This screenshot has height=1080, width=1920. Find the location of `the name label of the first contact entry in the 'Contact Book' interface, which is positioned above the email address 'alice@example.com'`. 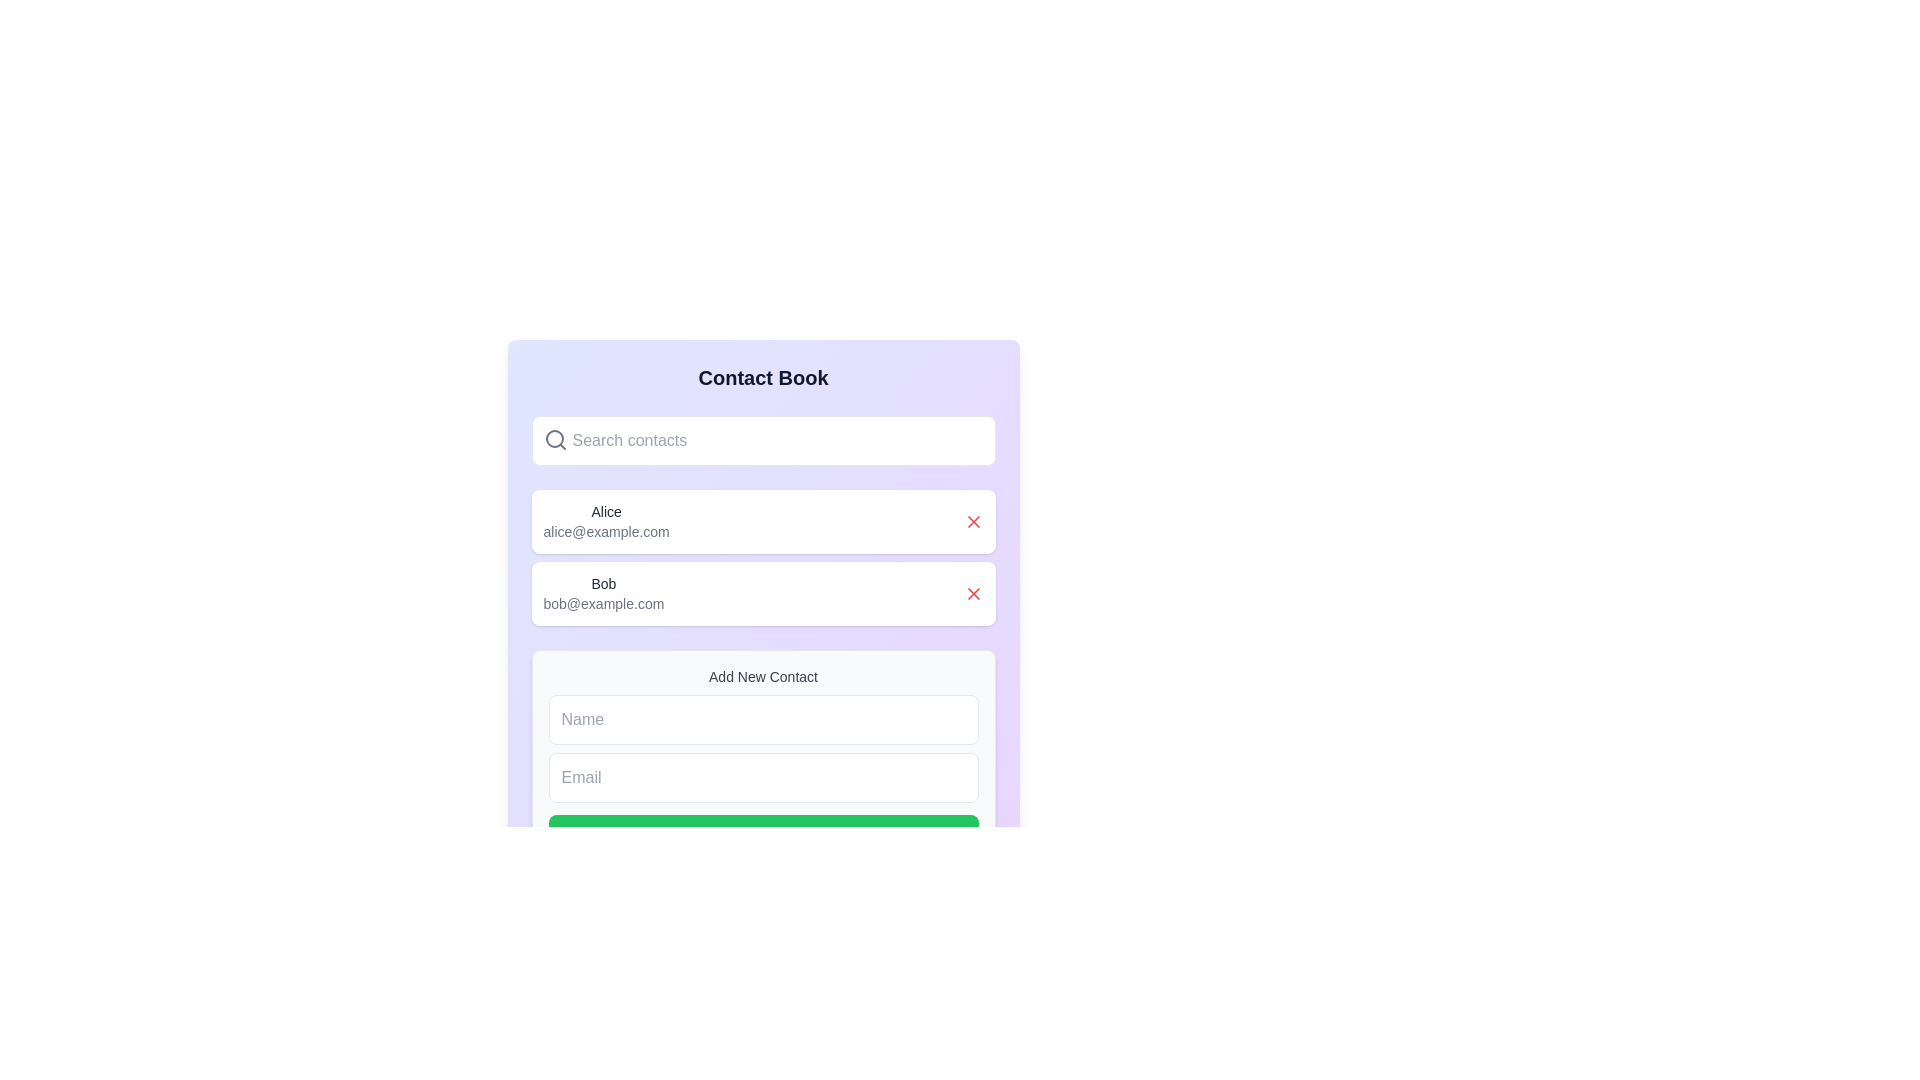

the name label of the first contact entry in the 'Contact Book' interface, which is positioned above the email address 'alice@example.com' is located at coordinates (605, 511).